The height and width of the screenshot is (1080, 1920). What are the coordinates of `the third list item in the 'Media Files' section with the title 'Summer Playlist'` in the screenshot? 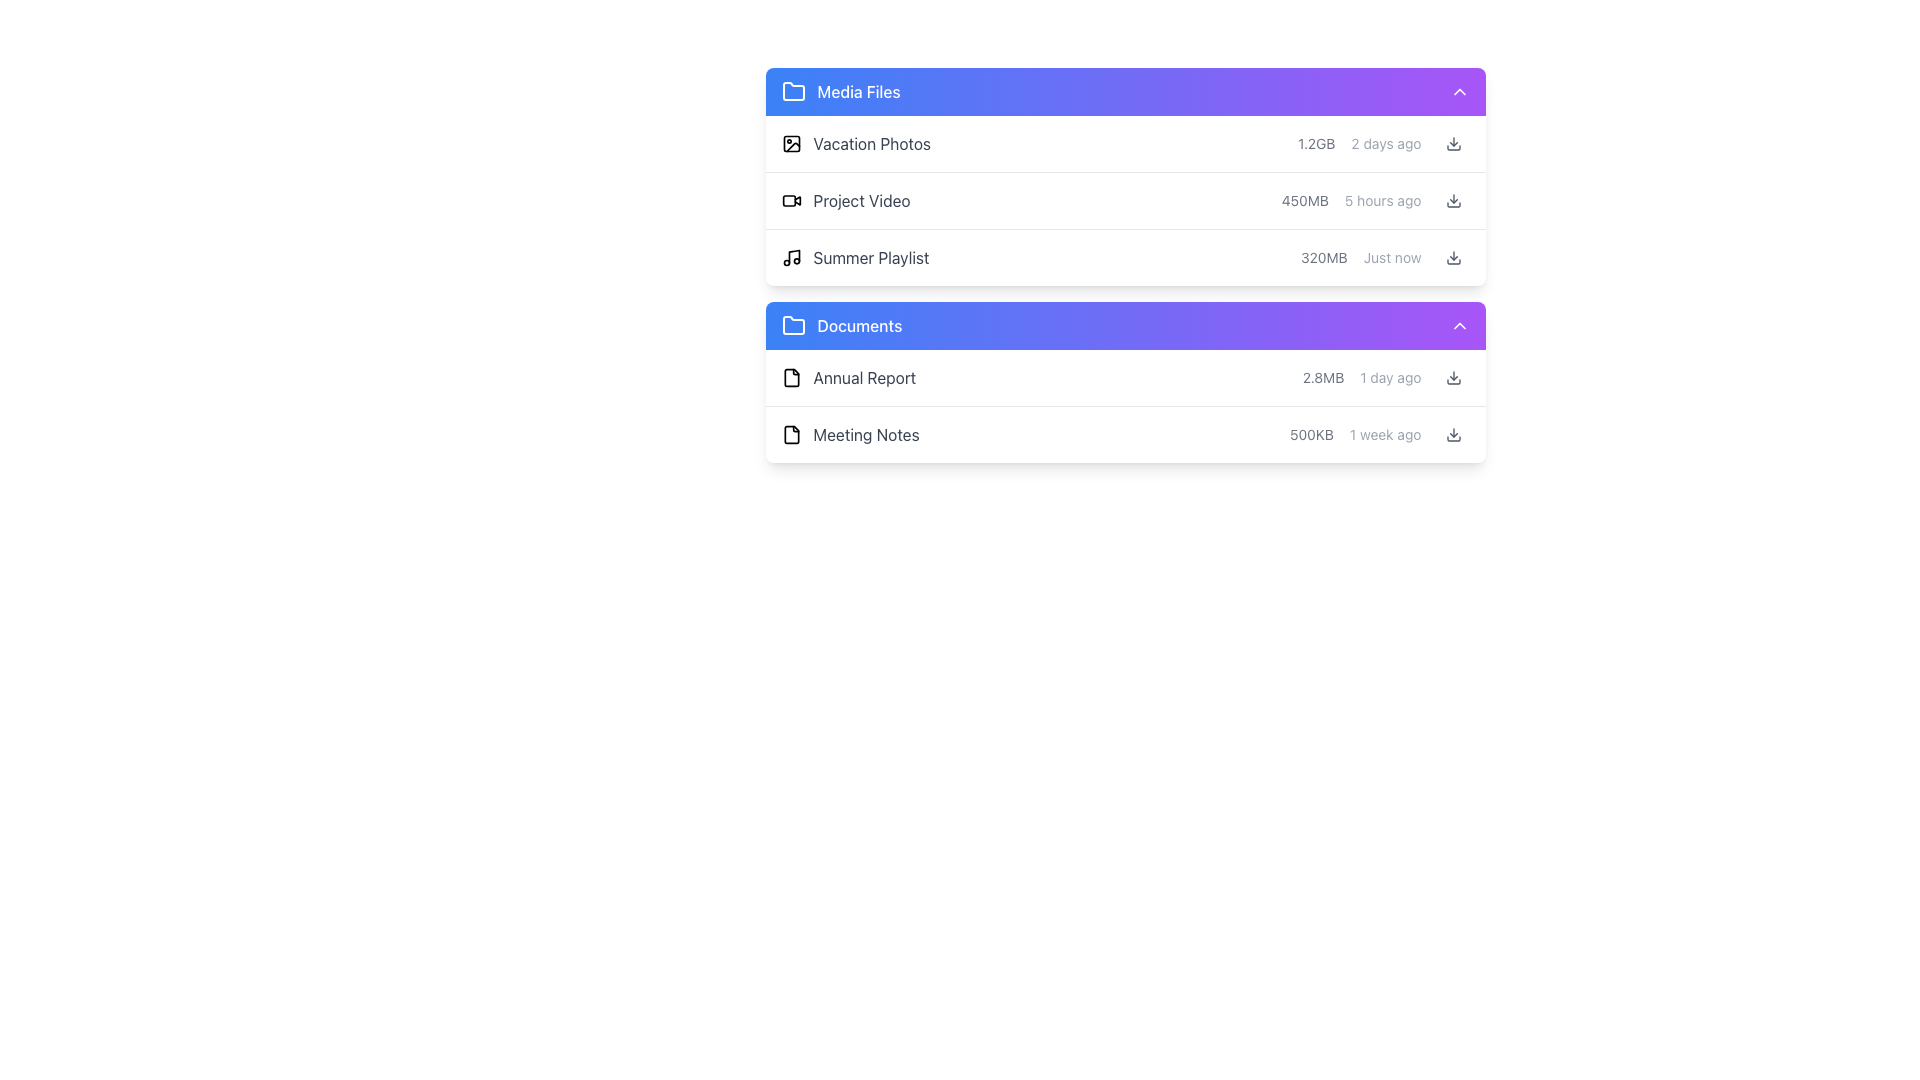 It's located at (1125, 257).